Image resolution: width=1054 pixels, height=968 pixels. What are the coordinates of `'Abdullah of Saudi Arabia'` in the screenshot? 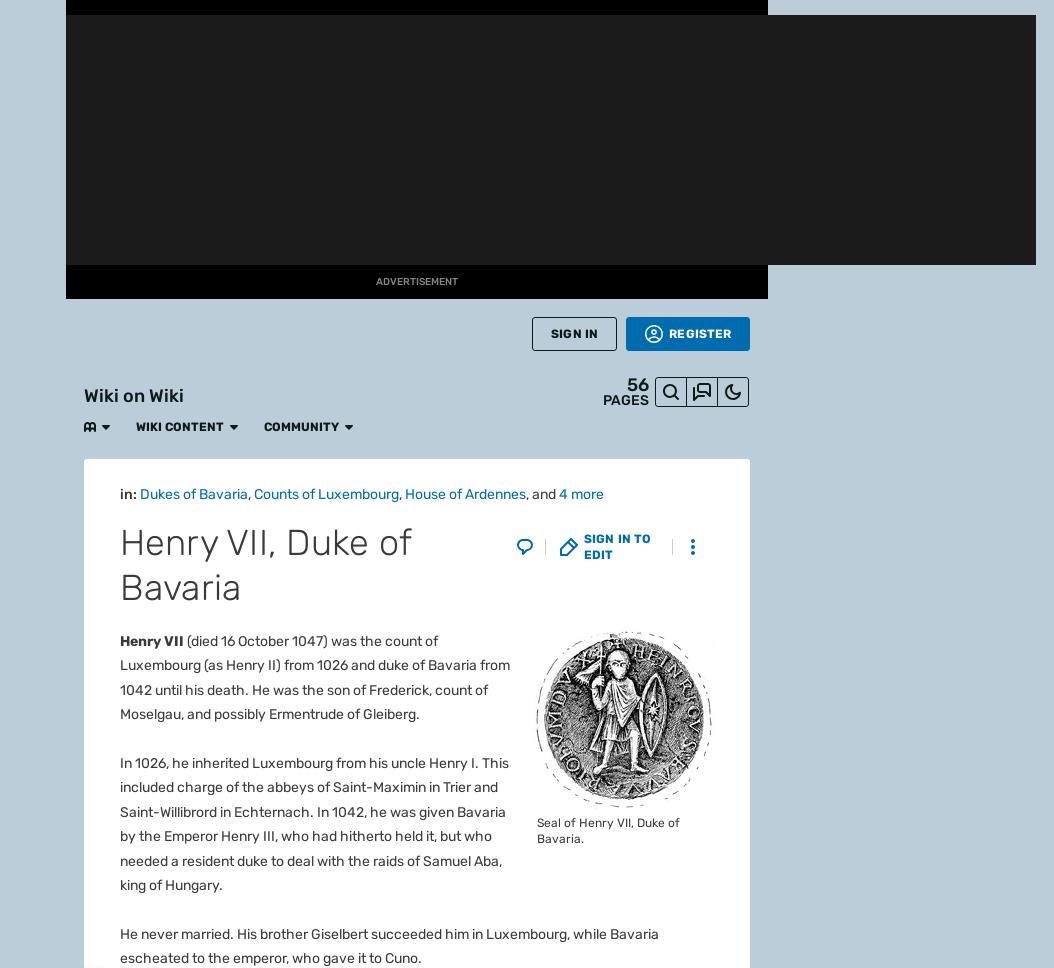 It's located at (223, 275).